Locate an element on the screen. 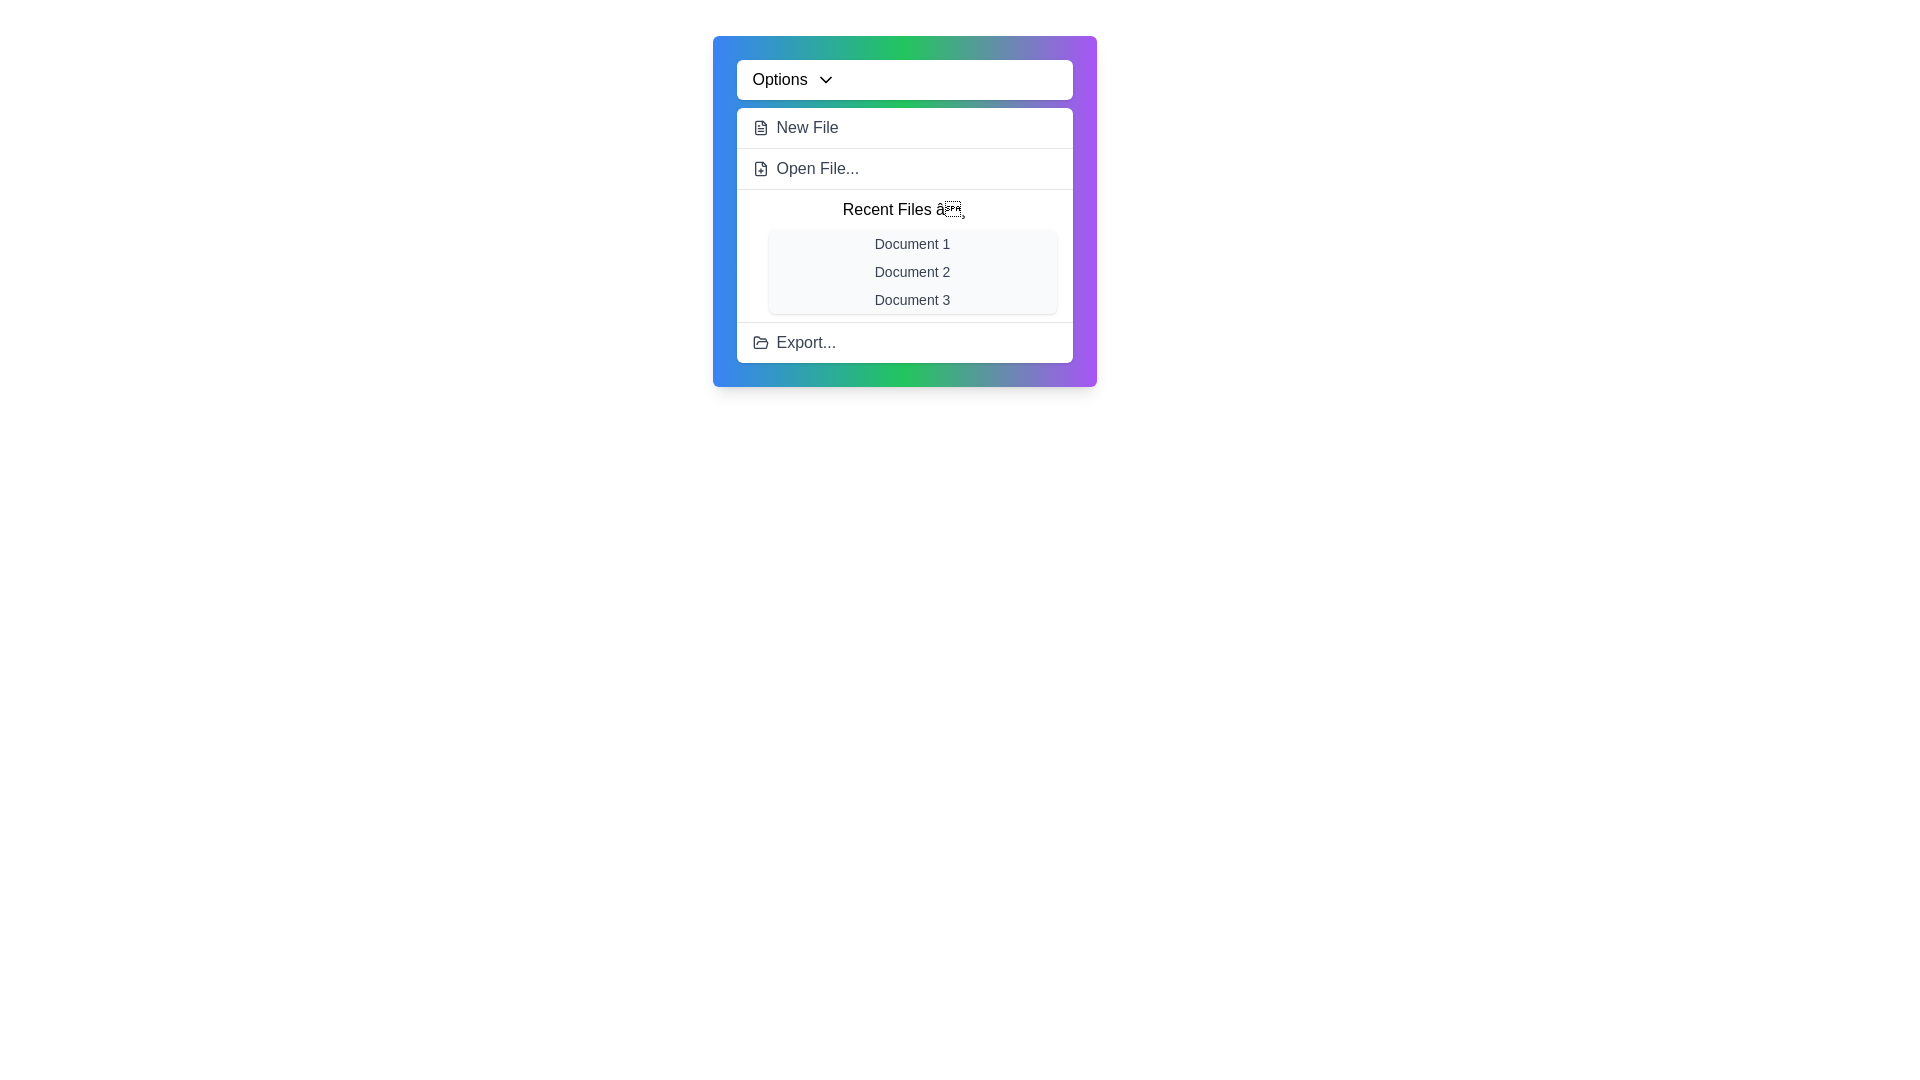 The width and height of the screenshot is (1920, 1080). the Dropdown menu trigger button labeled 'Options' to activate it is located at coordinates (903, 79).